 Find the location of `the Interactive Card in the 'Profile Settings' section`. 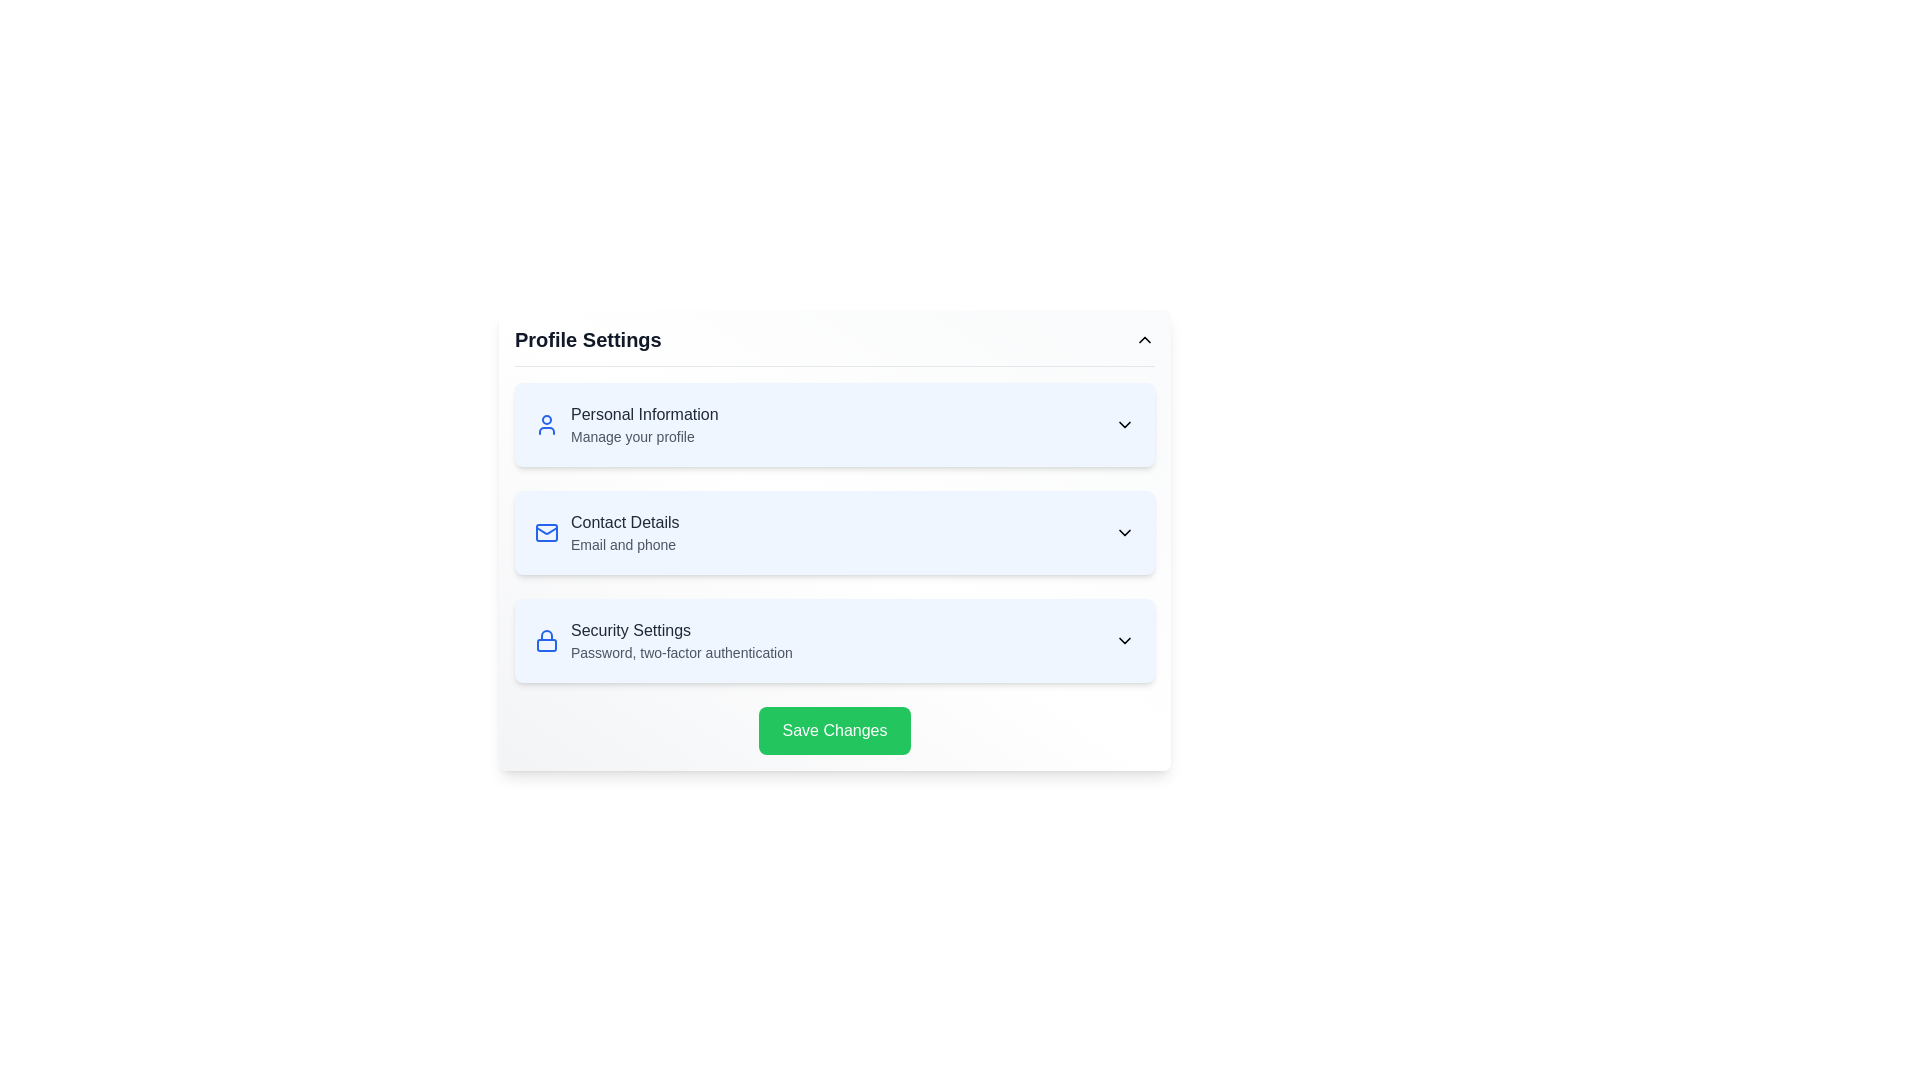

the Interactive Card in the 'Profile Settings' section is located at coordinates (835, 540).